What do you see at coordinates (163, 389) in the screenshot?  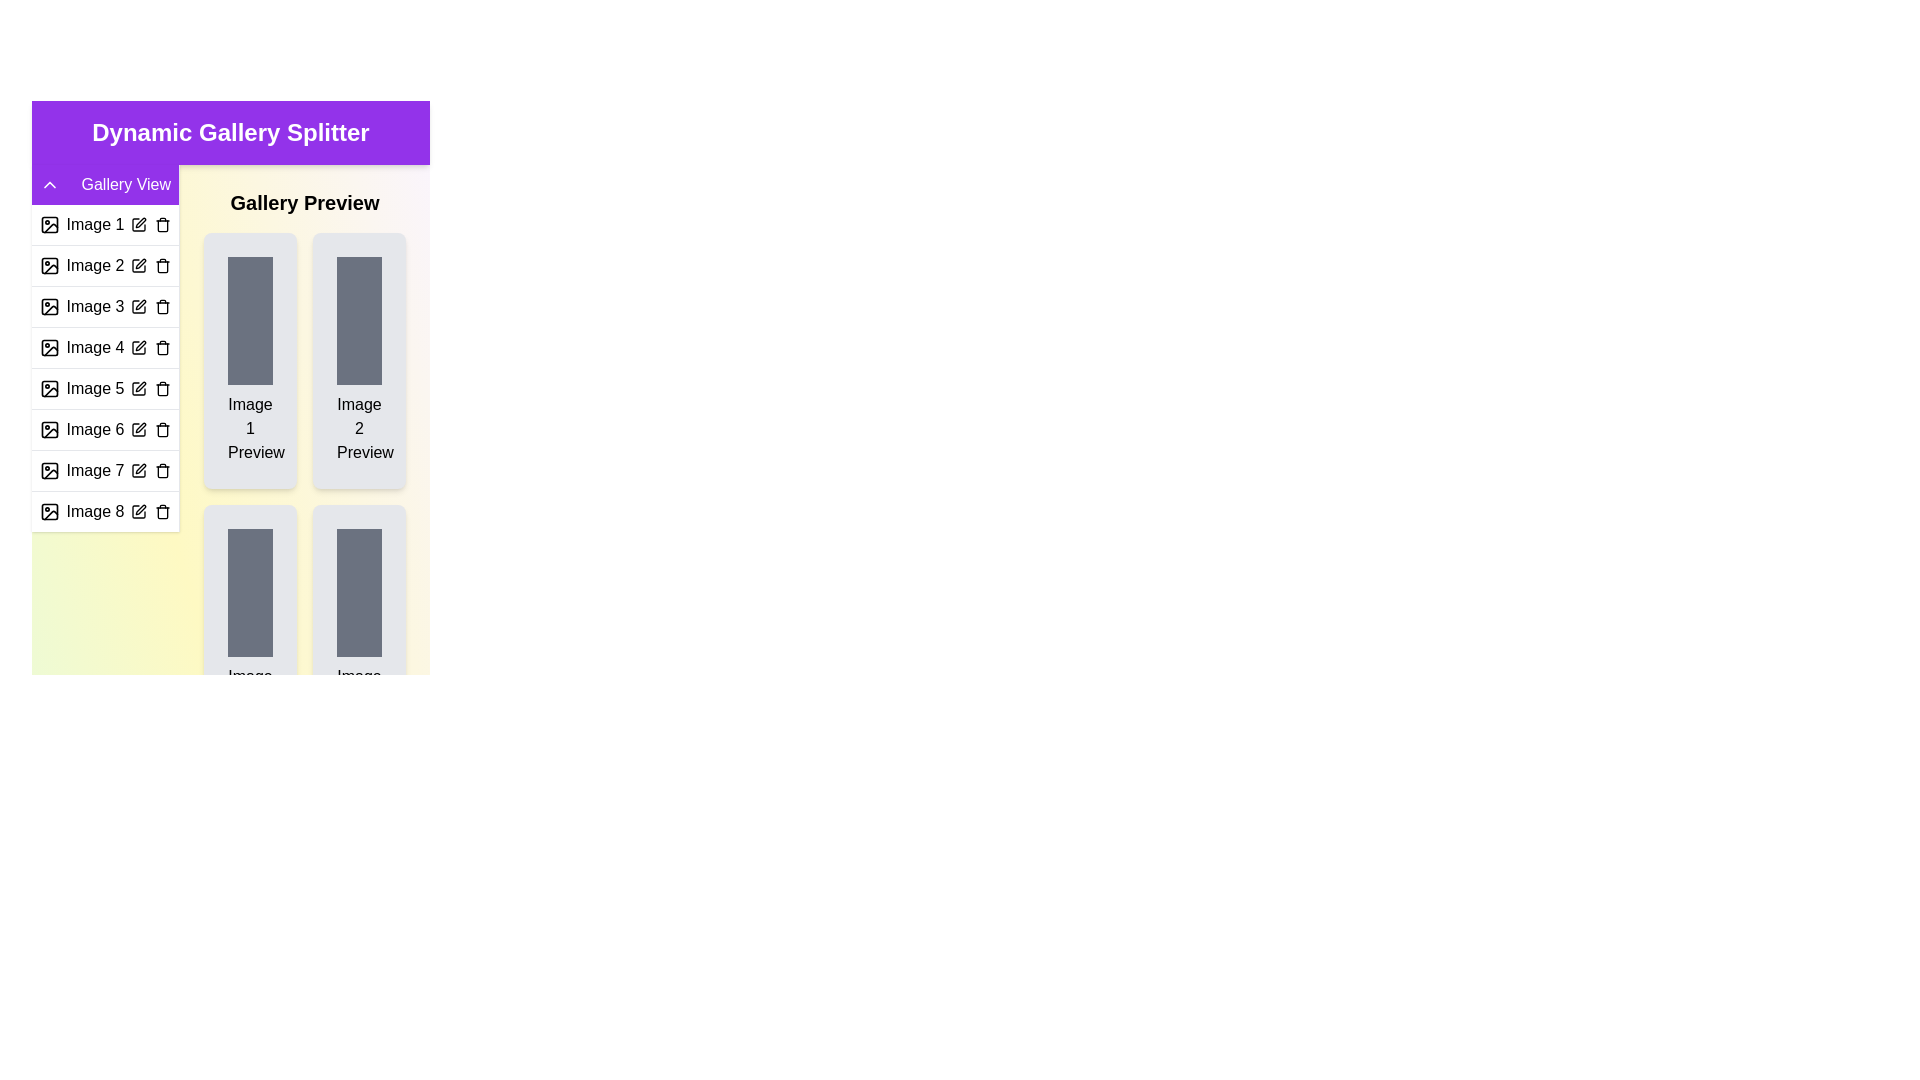 I see `the delete button icon associated with 'Image 5'` at bounding box center [163, 389].